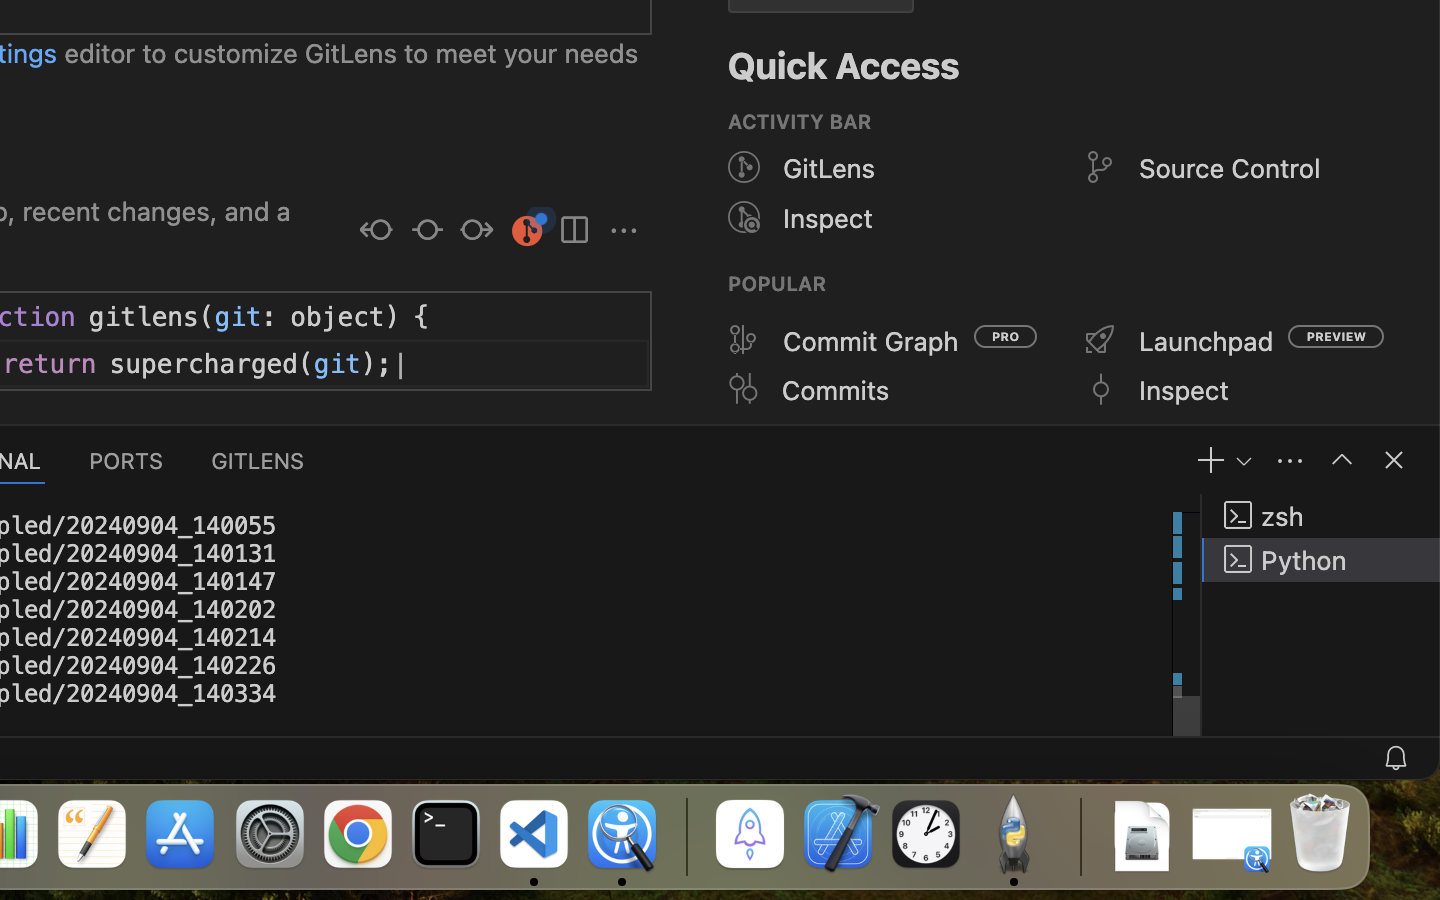 This screenshot has height=900, width=1440. Describe the element at coordinates (426, 231) in the screenshot. I see `''` at that location.